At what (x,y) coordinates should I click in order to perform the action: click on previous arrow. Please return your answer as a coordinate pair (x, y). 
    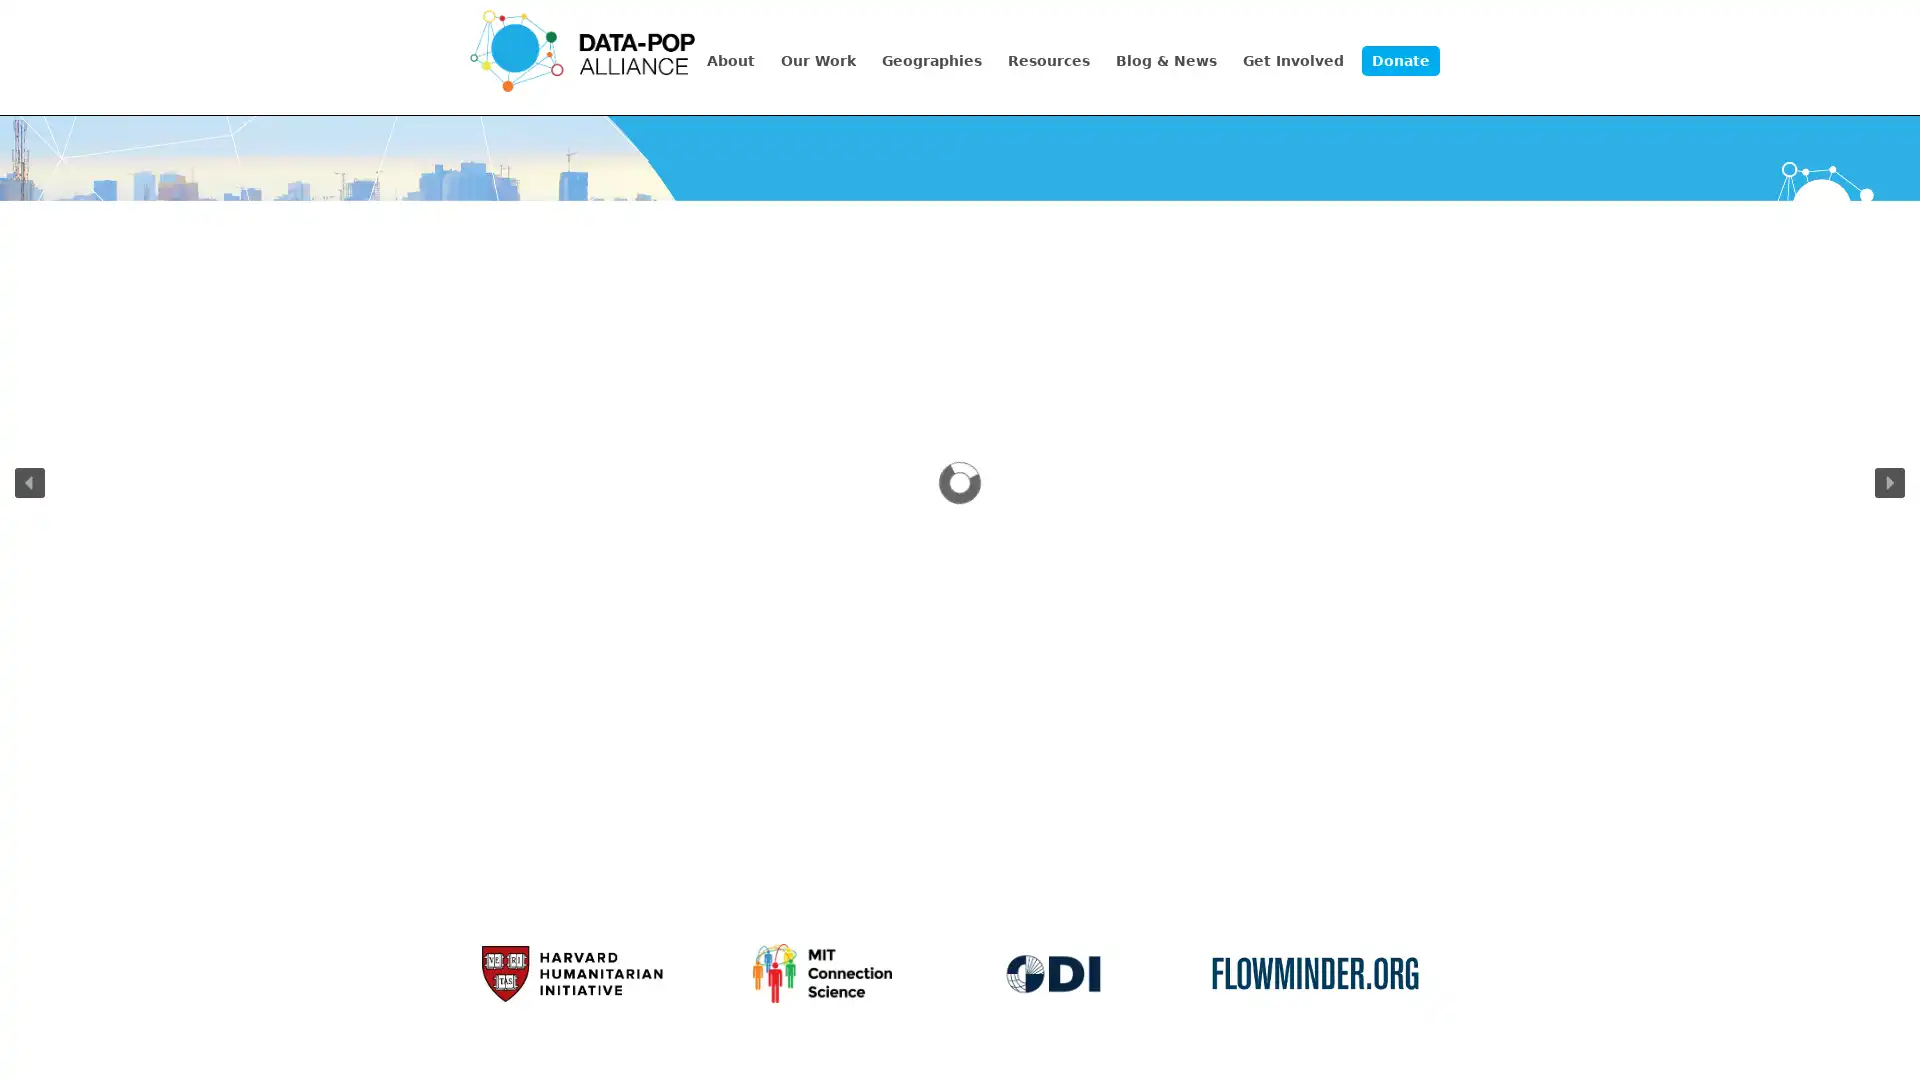
    Looking at the image, I should click on (29, 482).